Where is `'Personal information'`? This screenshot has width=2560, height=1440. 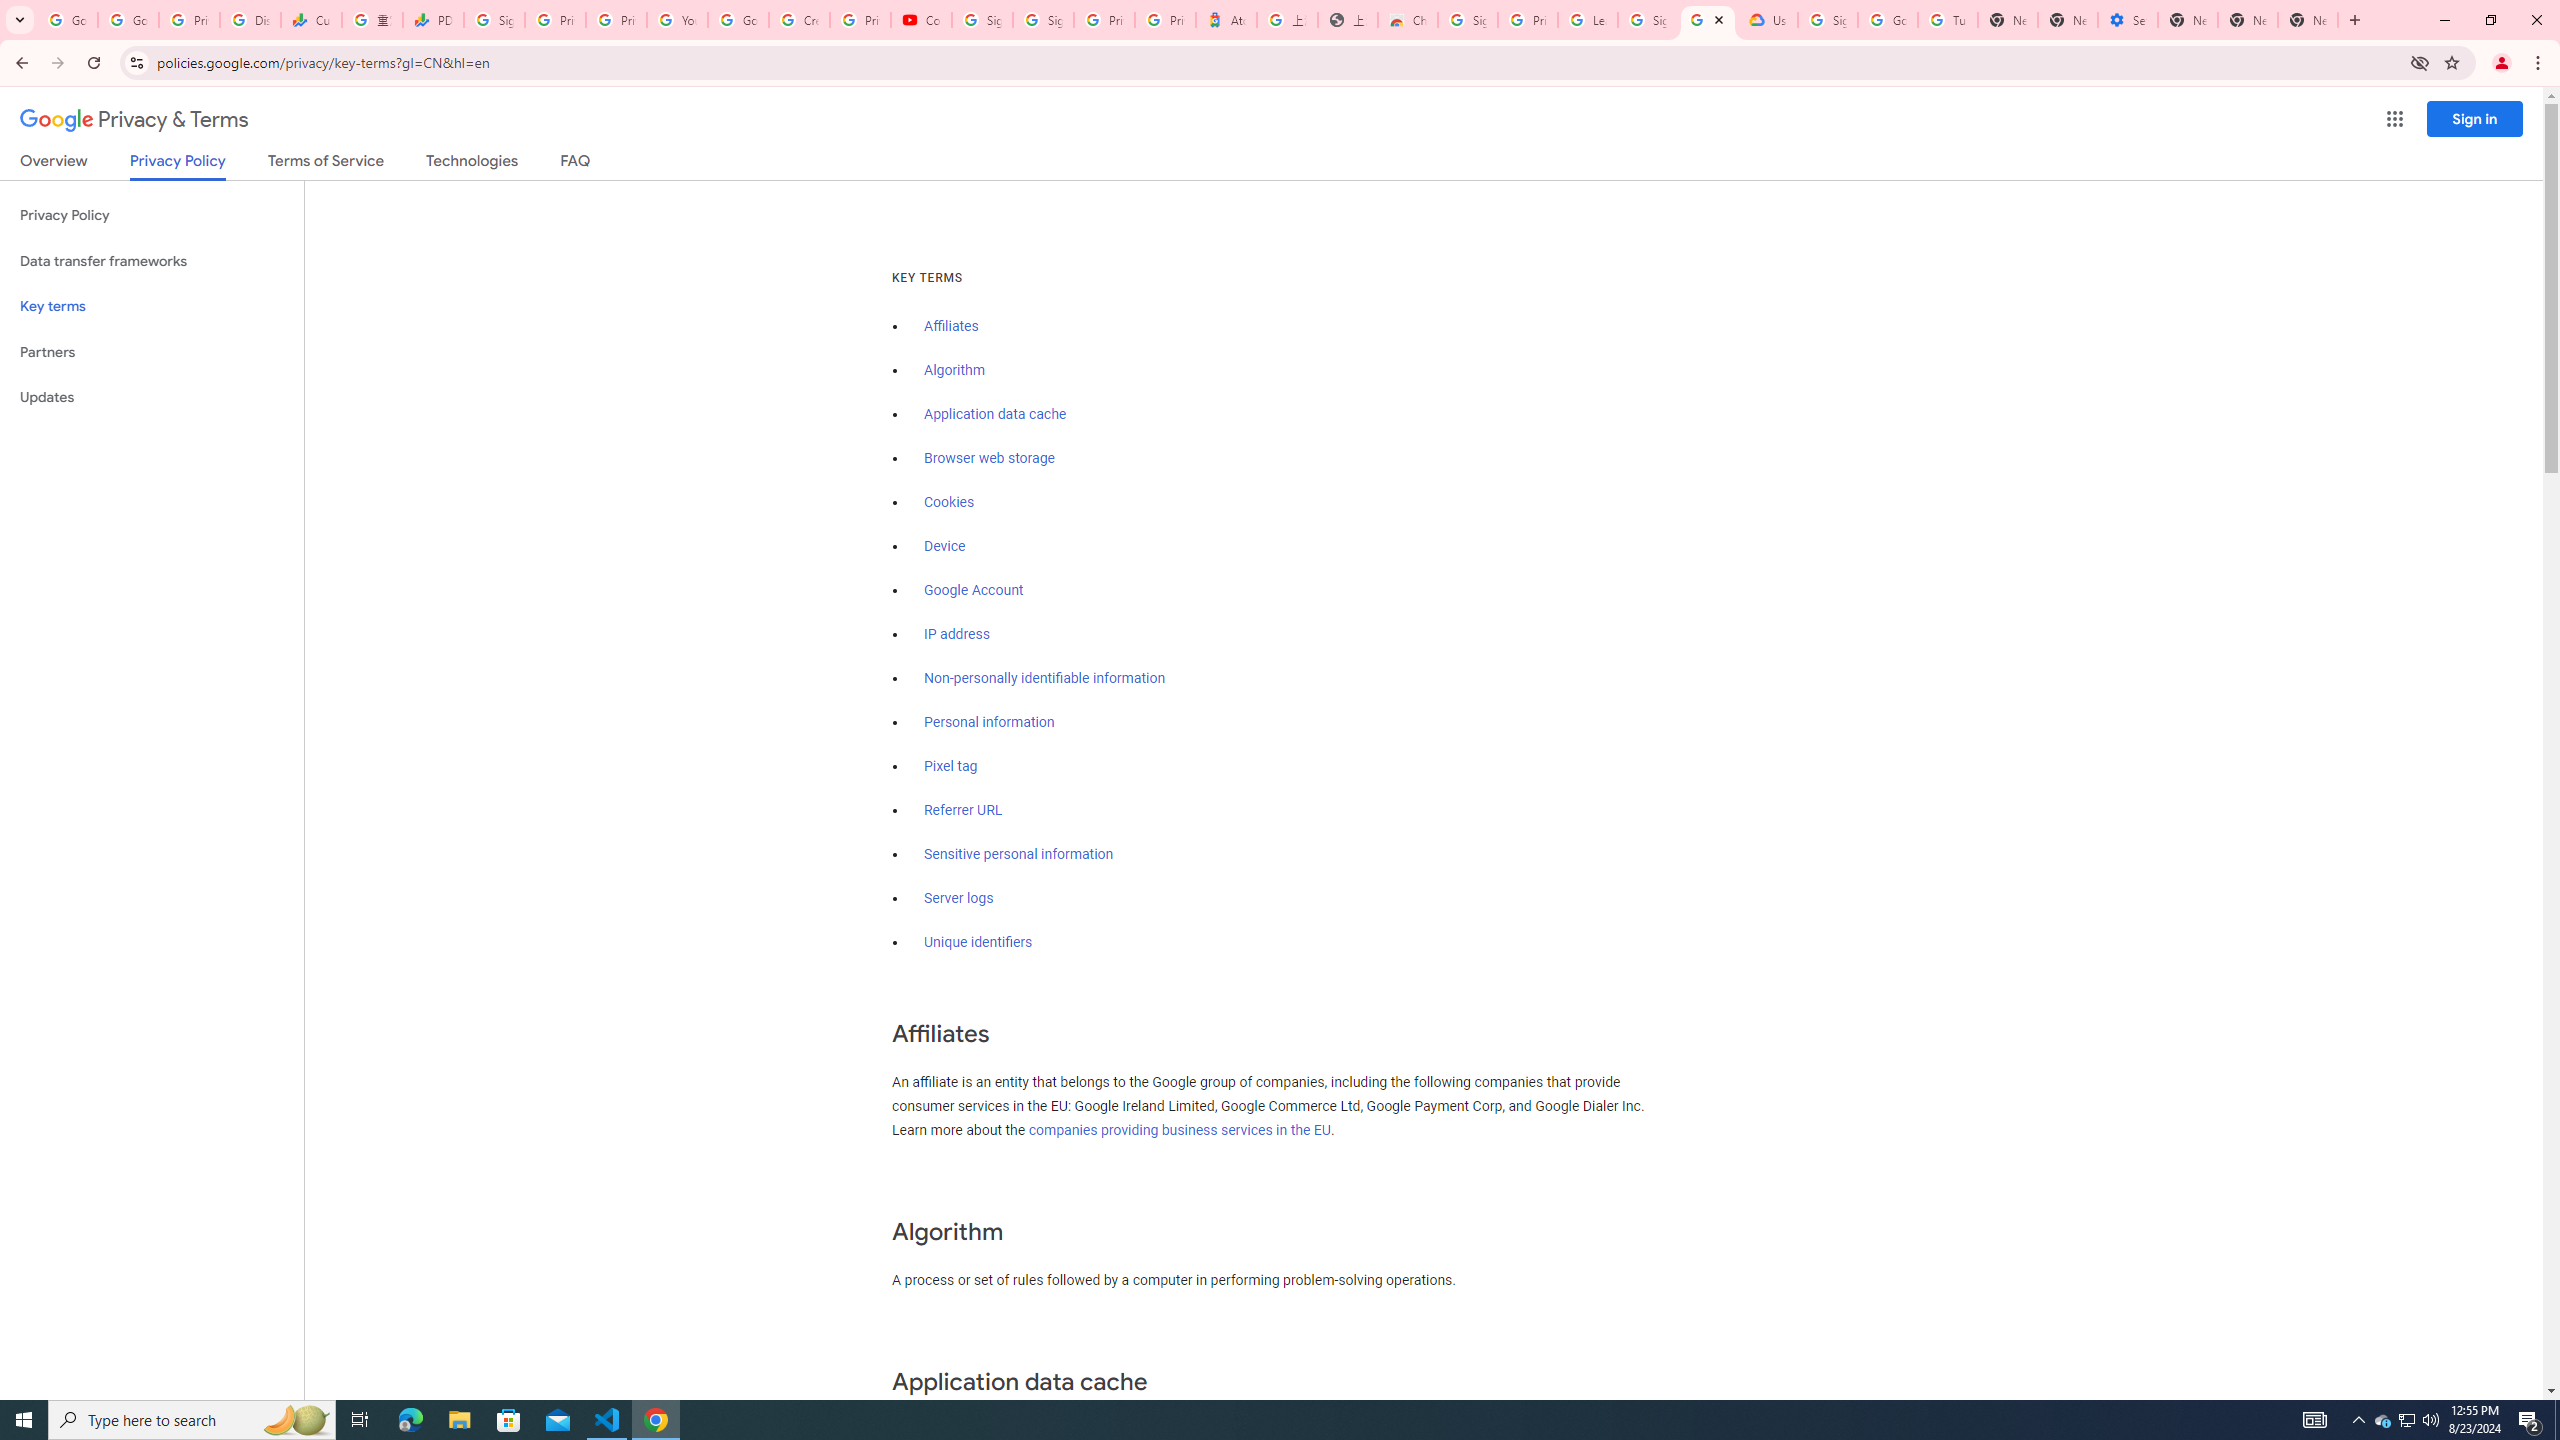
'Personal information' is located at coordinates (988, 721).